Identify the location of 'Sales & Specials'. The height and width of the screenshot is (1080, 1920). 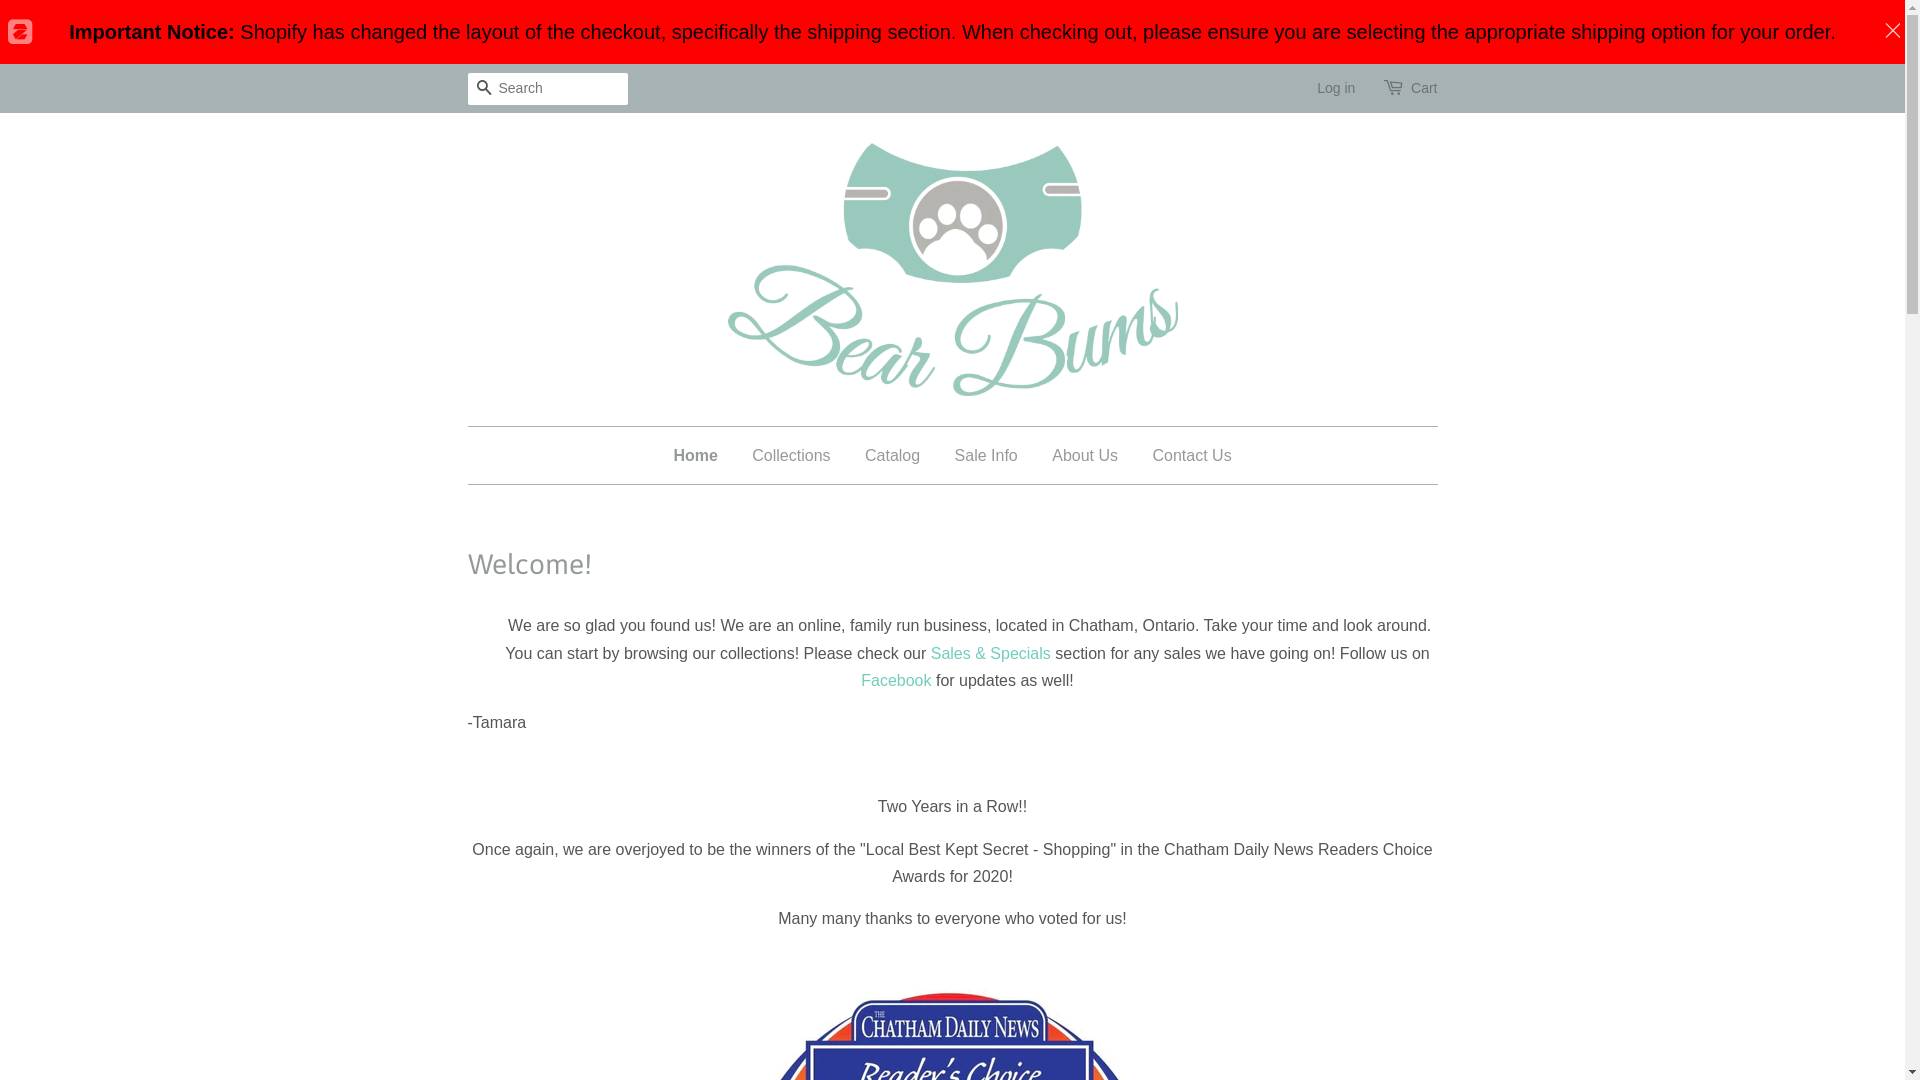
(990, 653).